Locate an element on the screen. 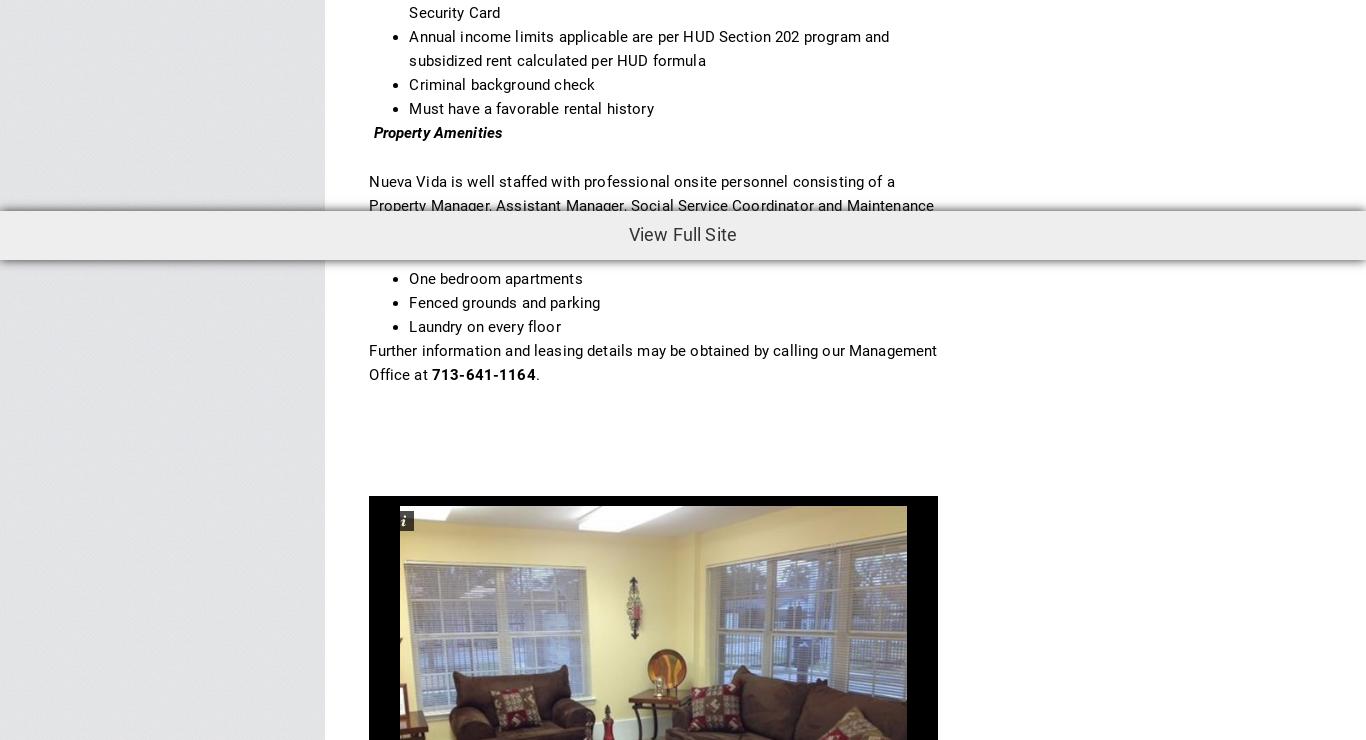  'Laundry on every floor' is located at coordinates (486, 324).